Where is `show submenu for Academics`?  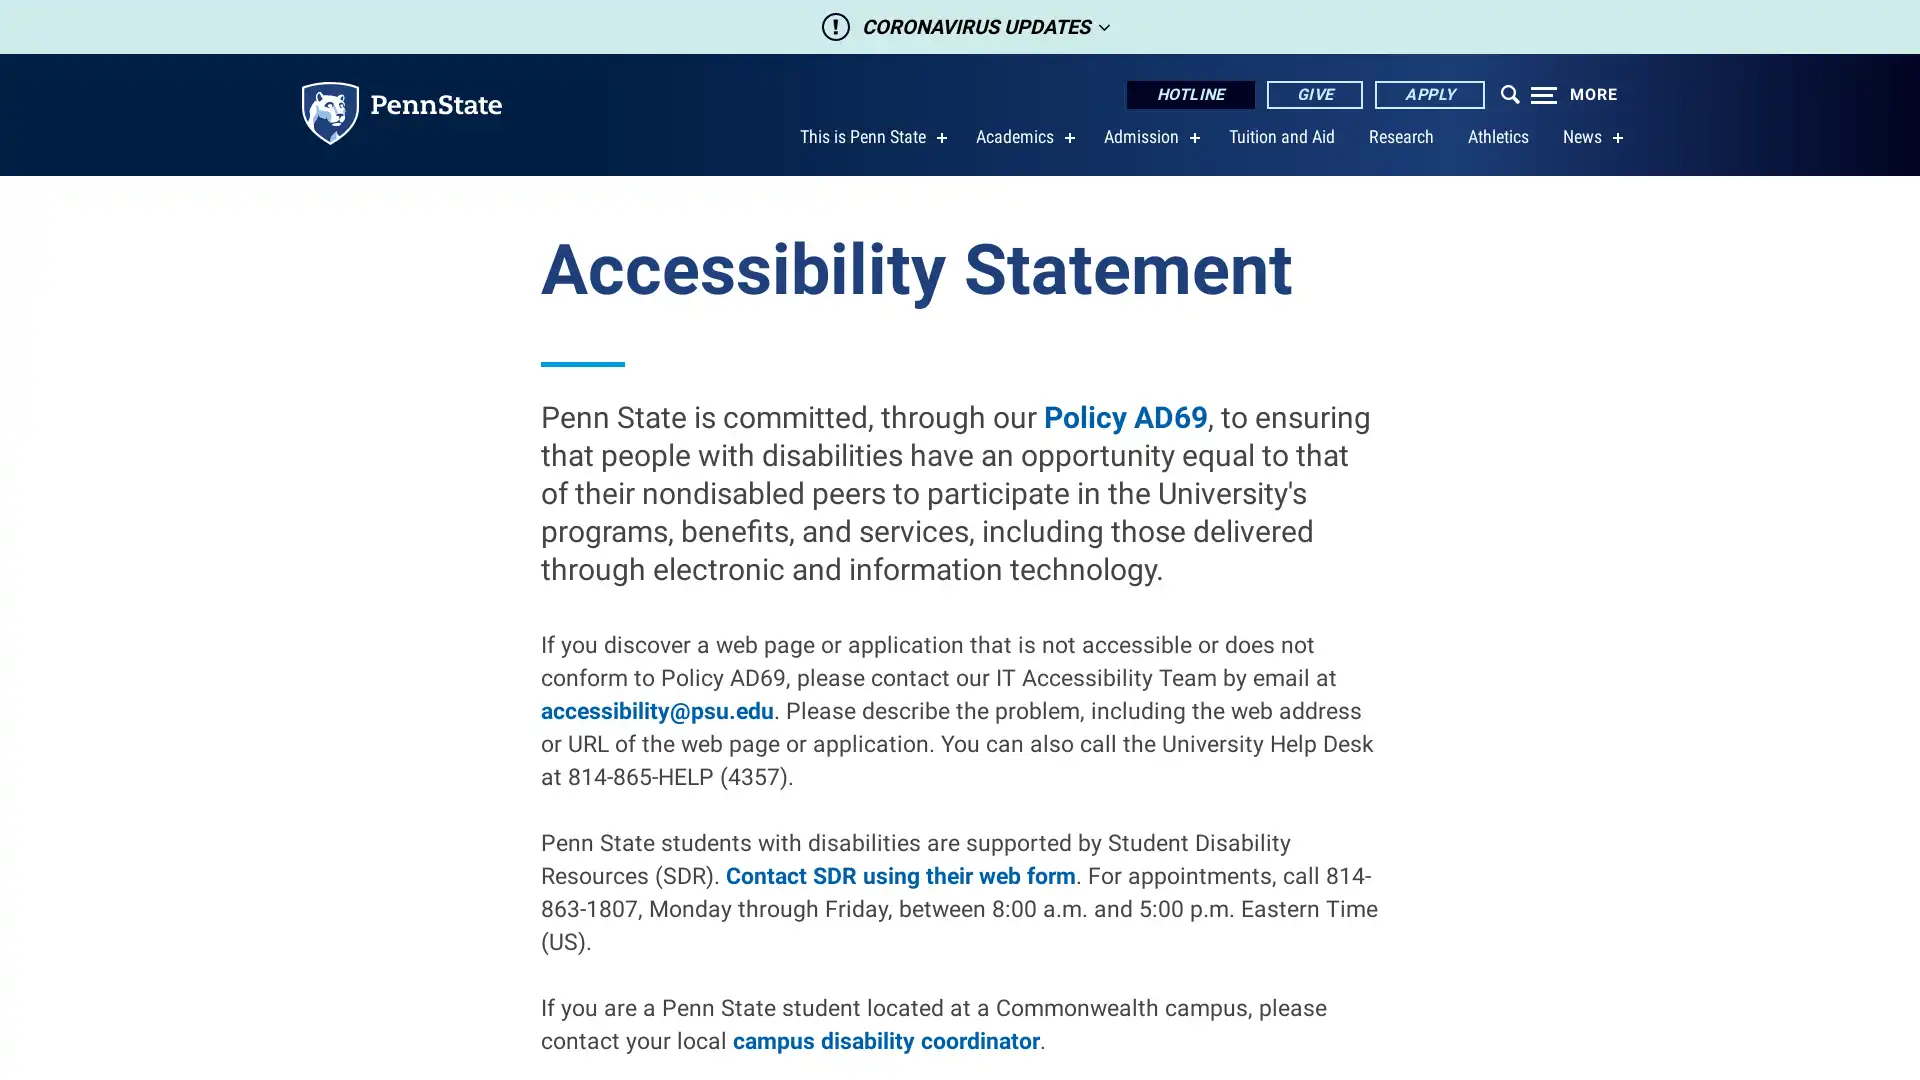
show submenu for Academics is located at coordinates (1060, 137).